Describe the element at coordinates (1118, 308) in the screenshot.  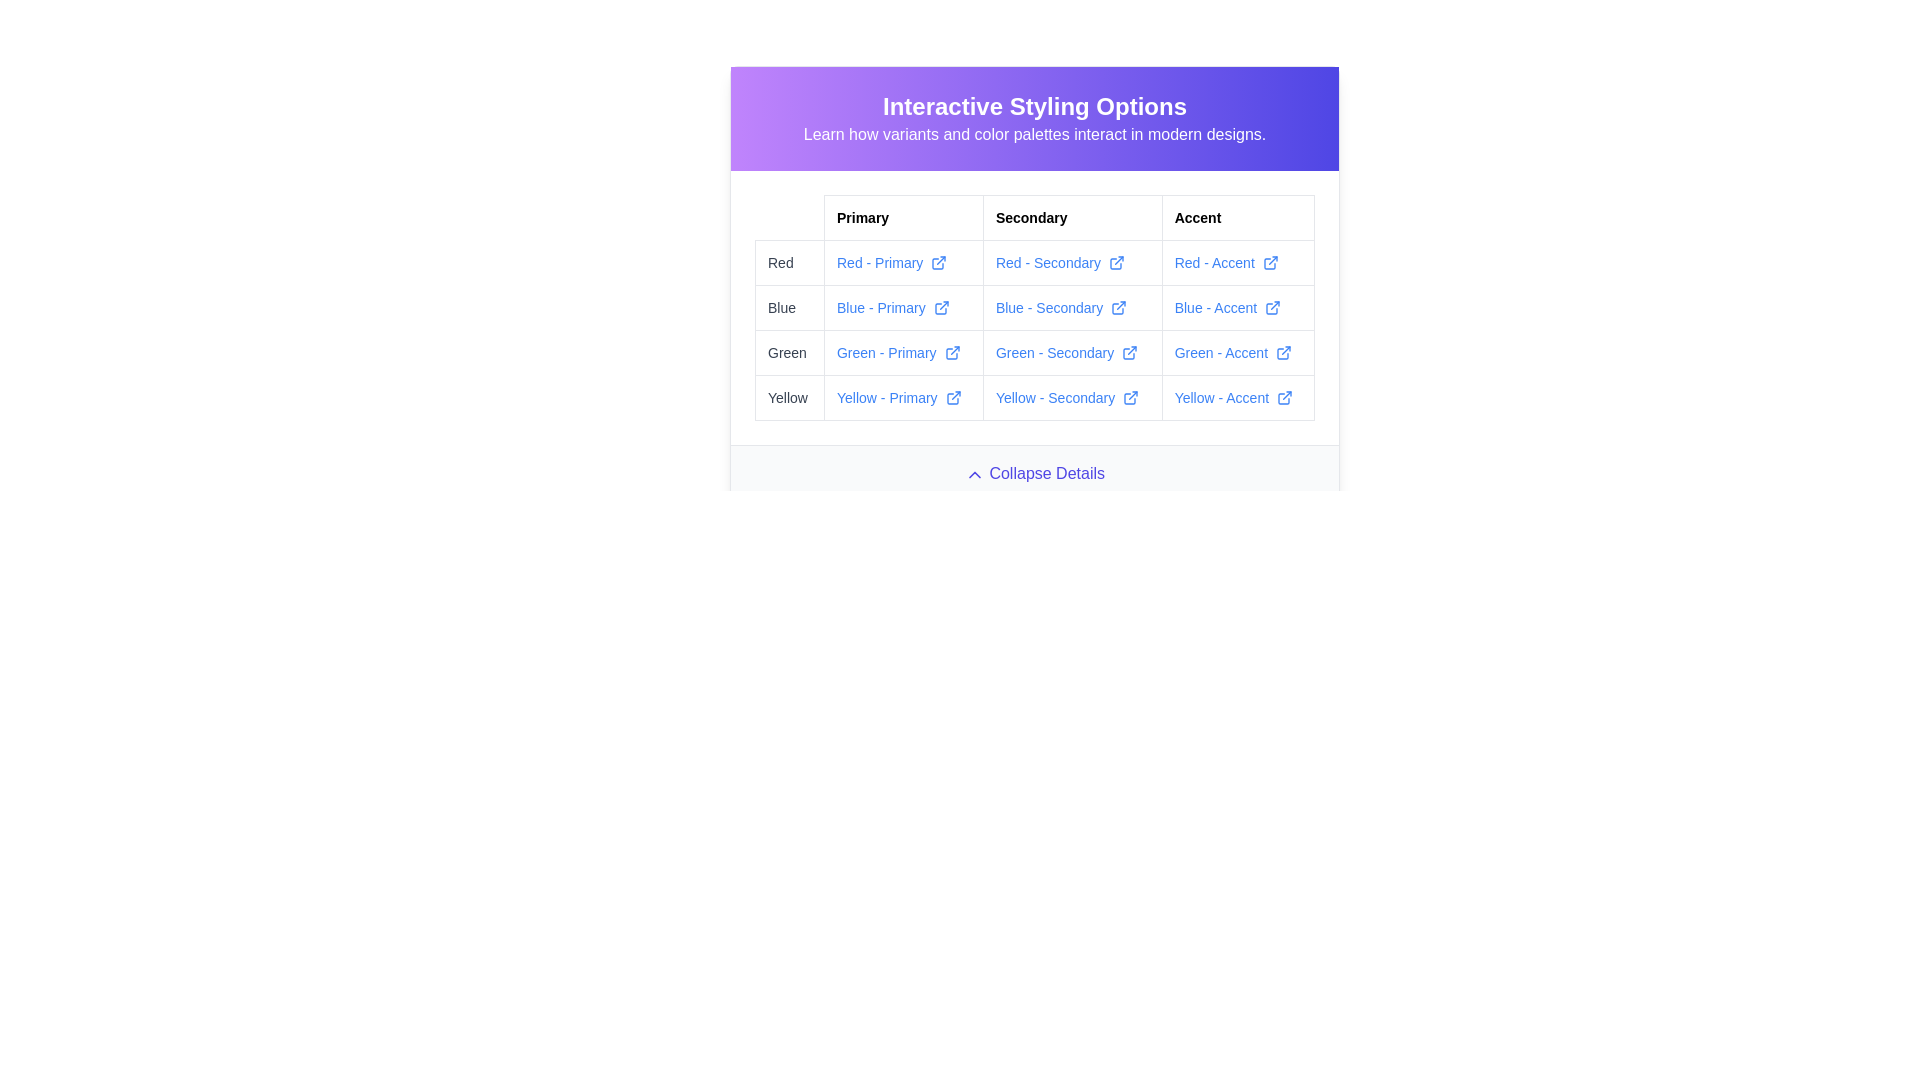
I see `the external link icon located next to the text 'Blue - Secondary' in the 'Secondary' column of the table` at that location.